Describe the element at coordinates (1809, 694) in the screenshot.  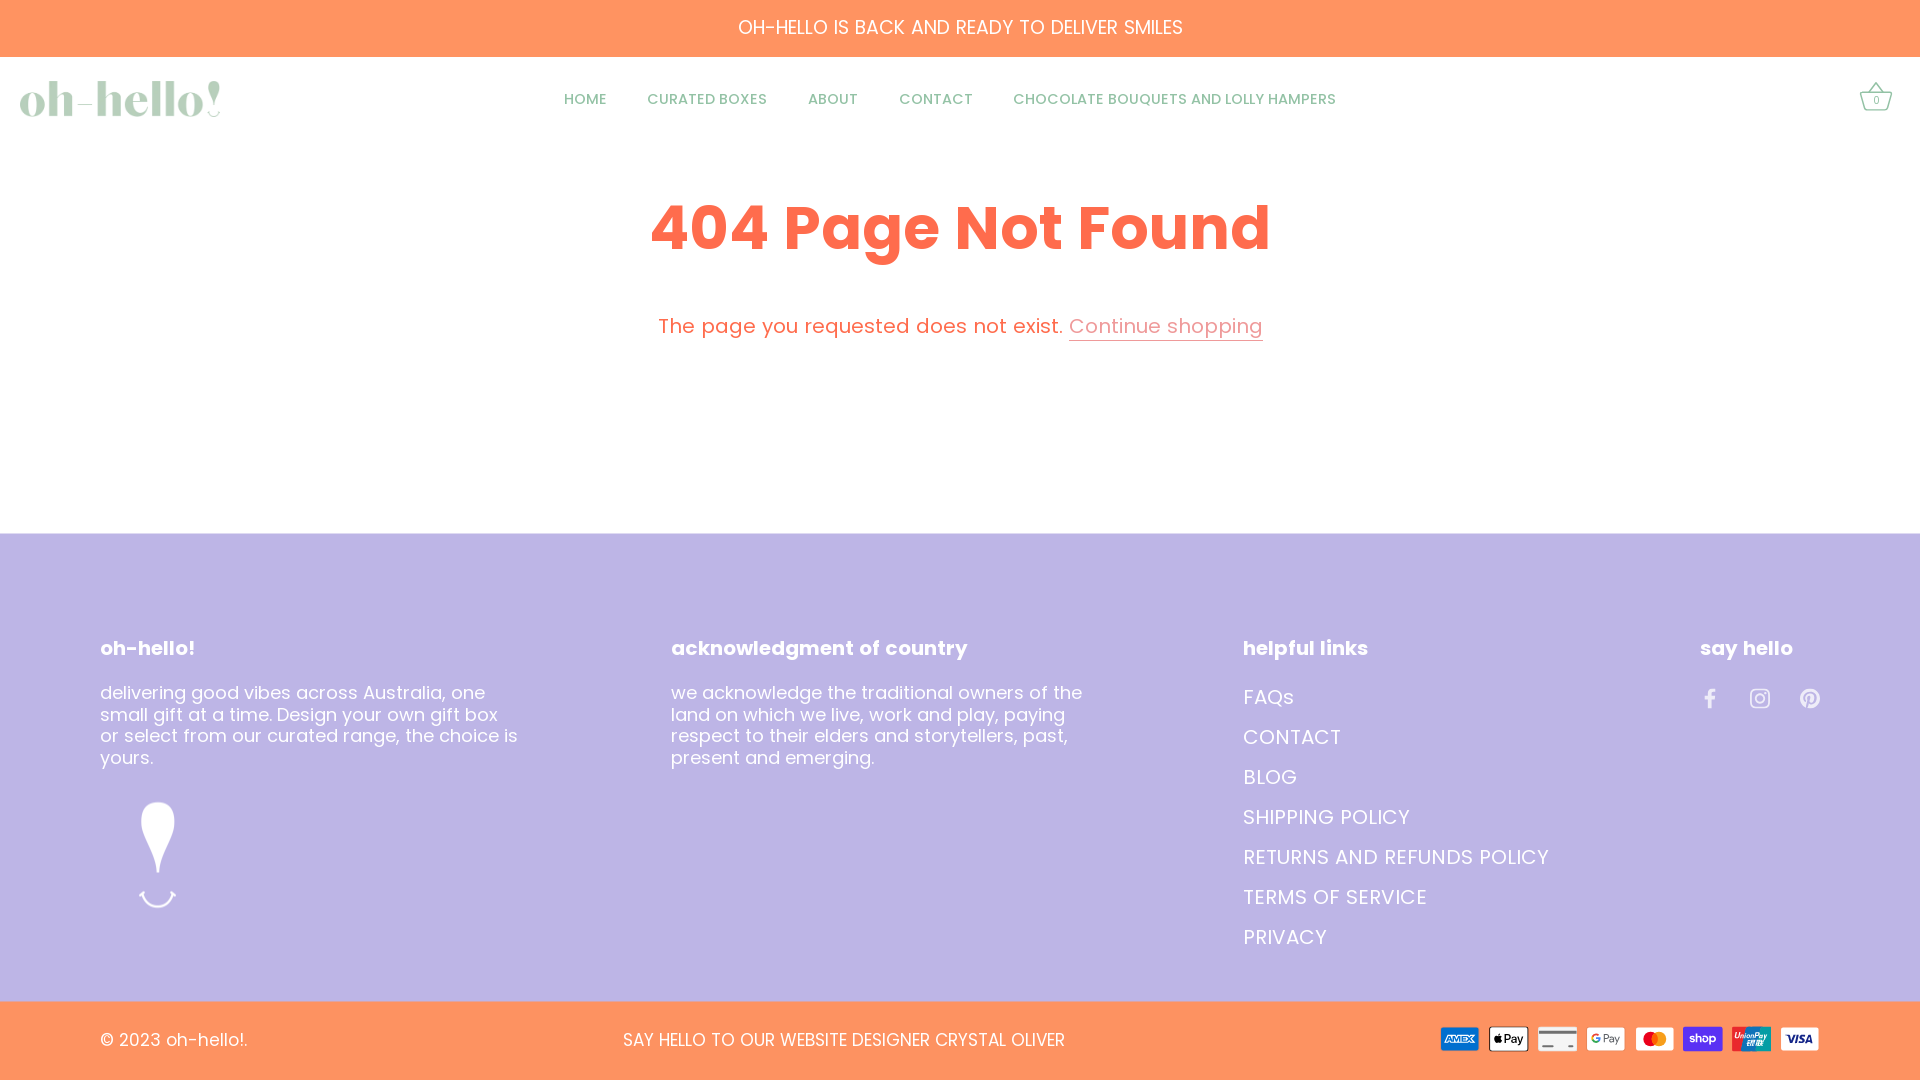
I see `'Pinterest'` at that location.